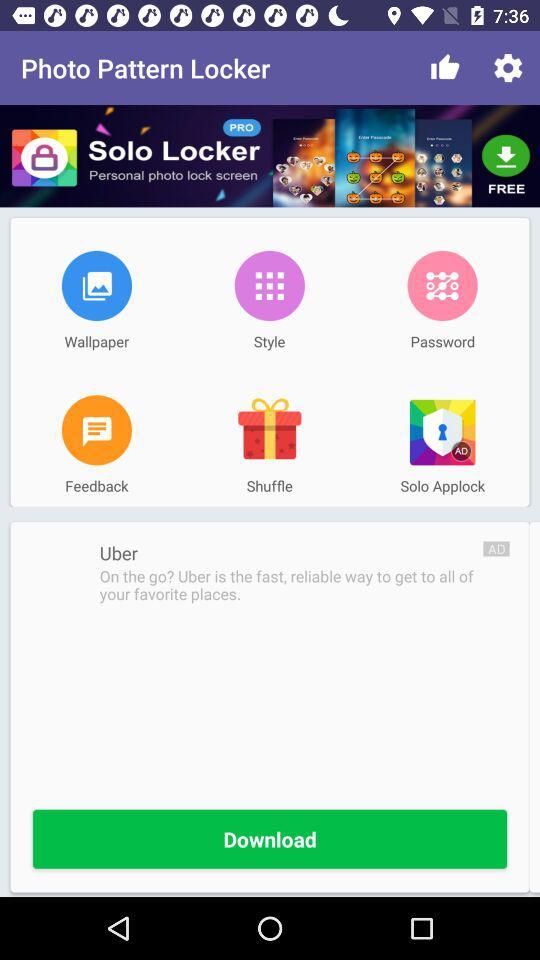 This screenshot has height=960, width=540. I want to click on item to the right of wallpaper icon, so click(269, 284).